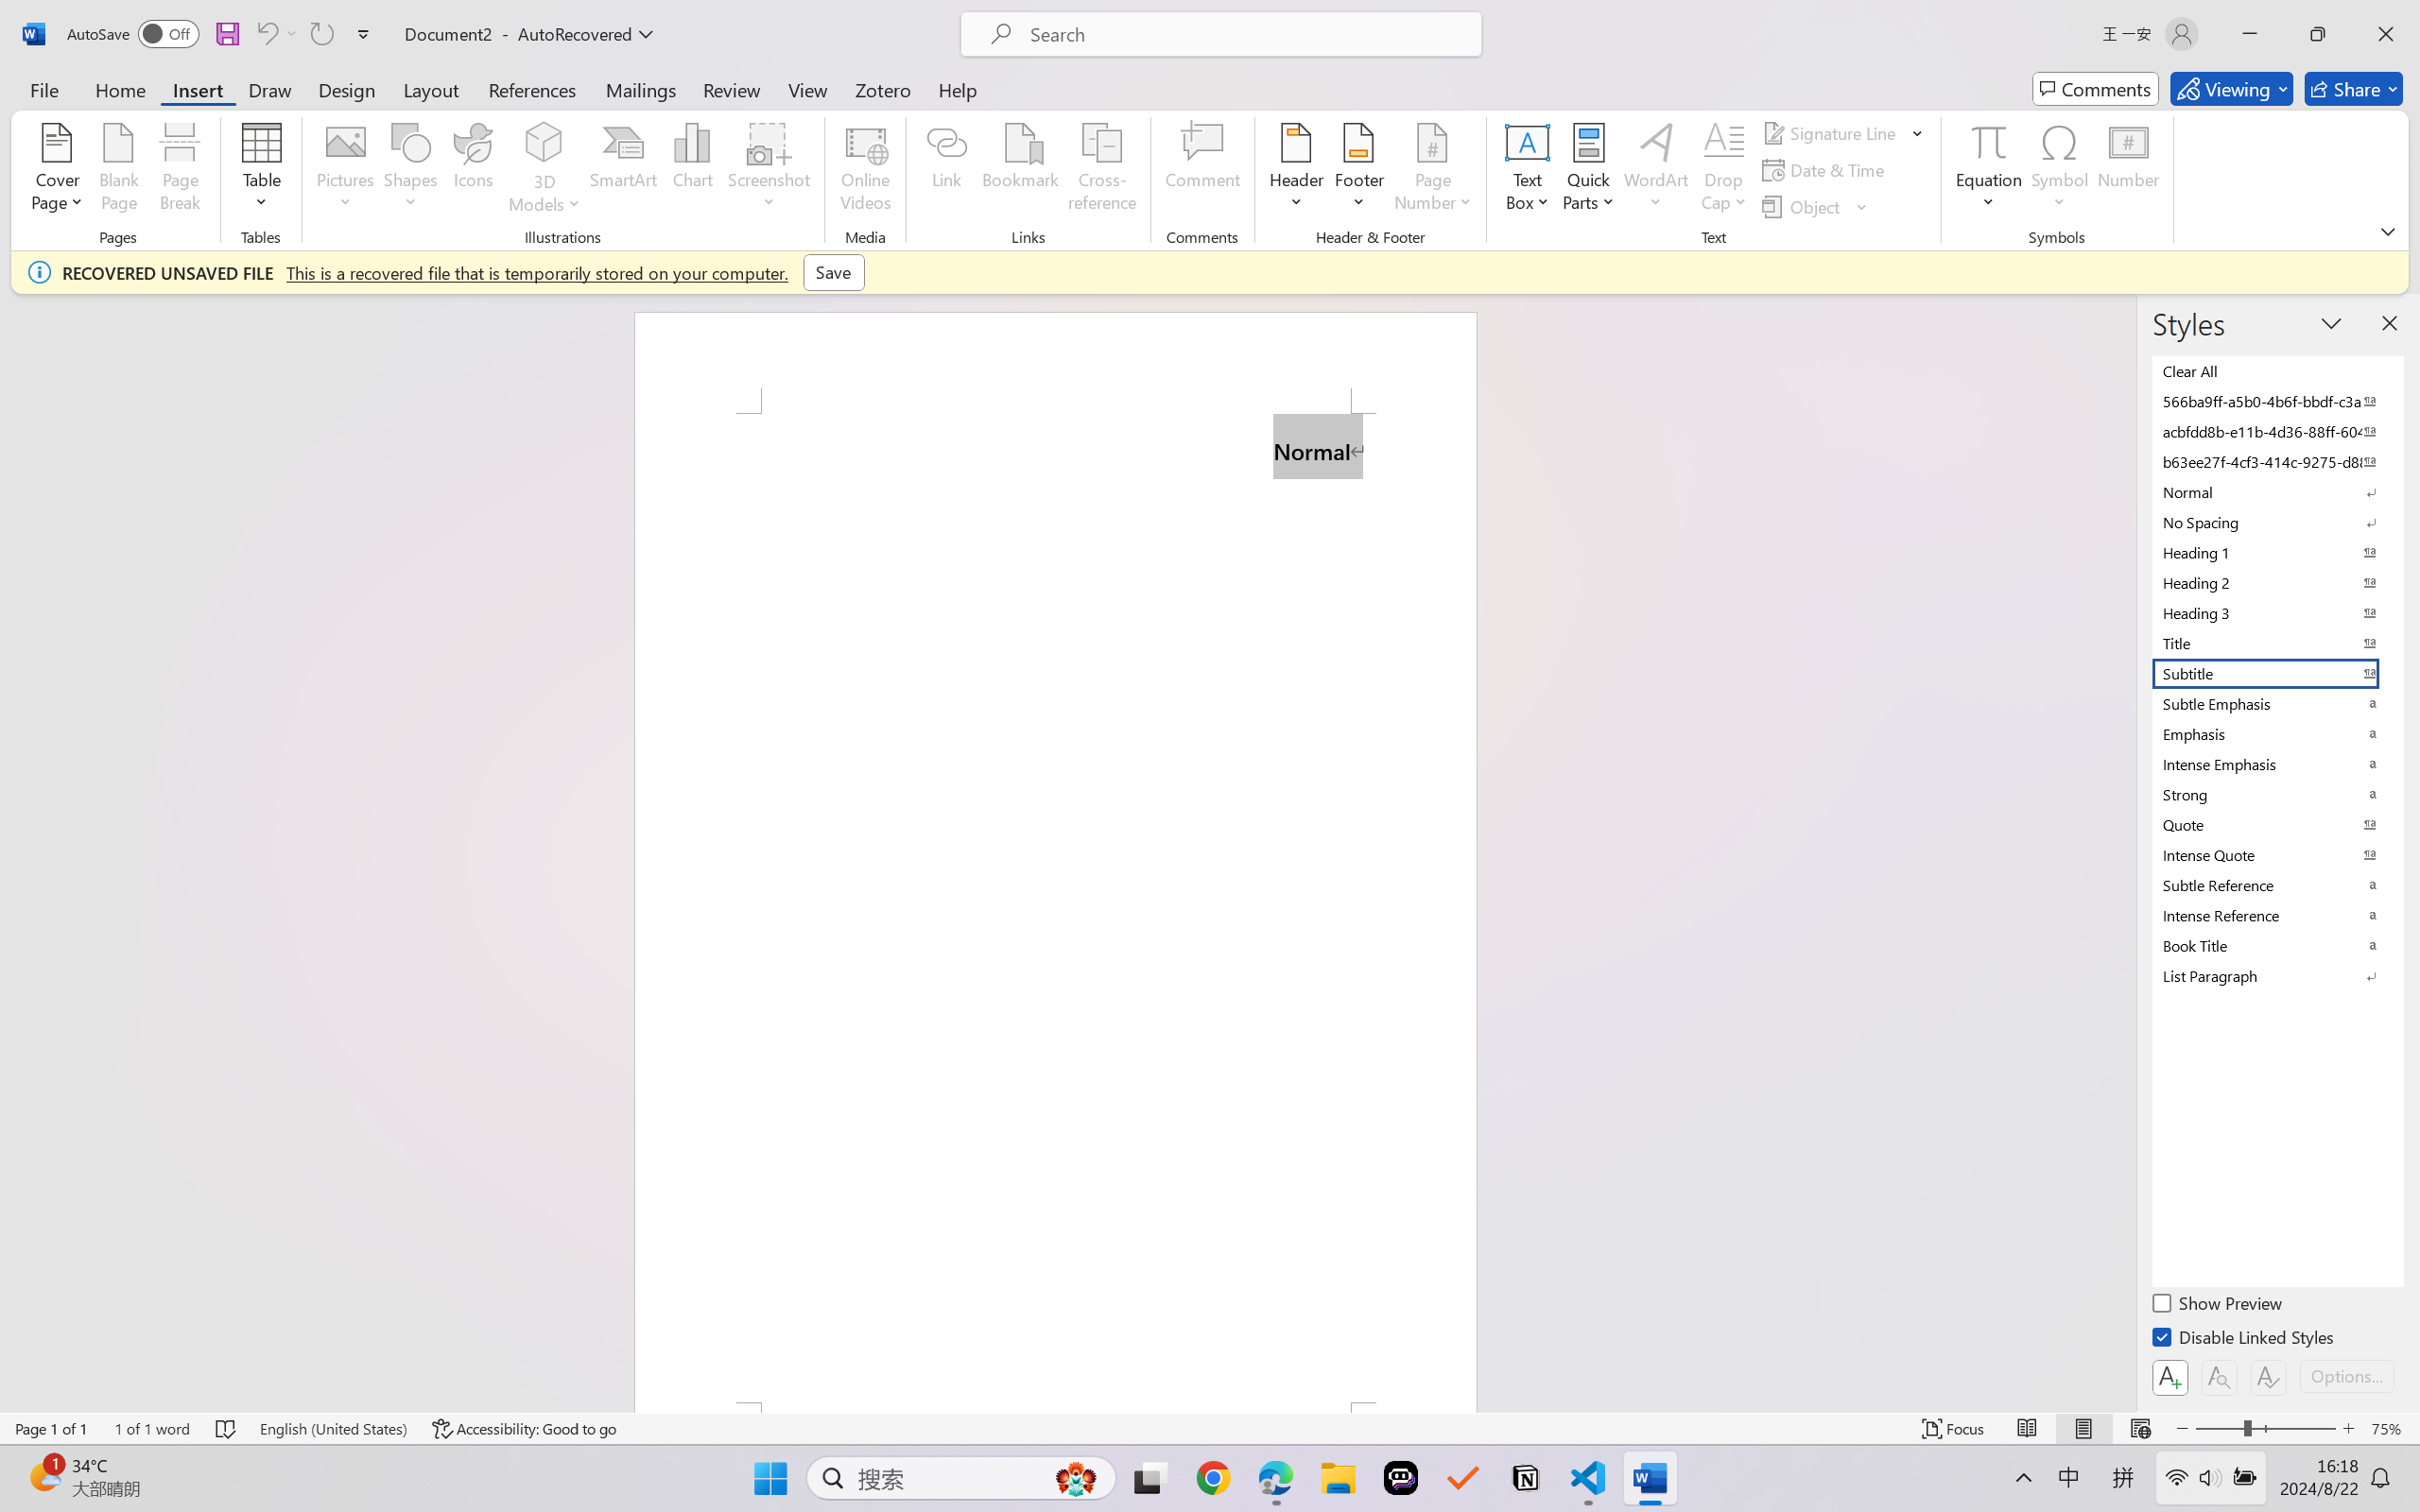 The height and width of the screenshot is (1512, 2420). Describe the element at coordinates (2275, 643) in the screenshot. I see `'Title'` at that location.